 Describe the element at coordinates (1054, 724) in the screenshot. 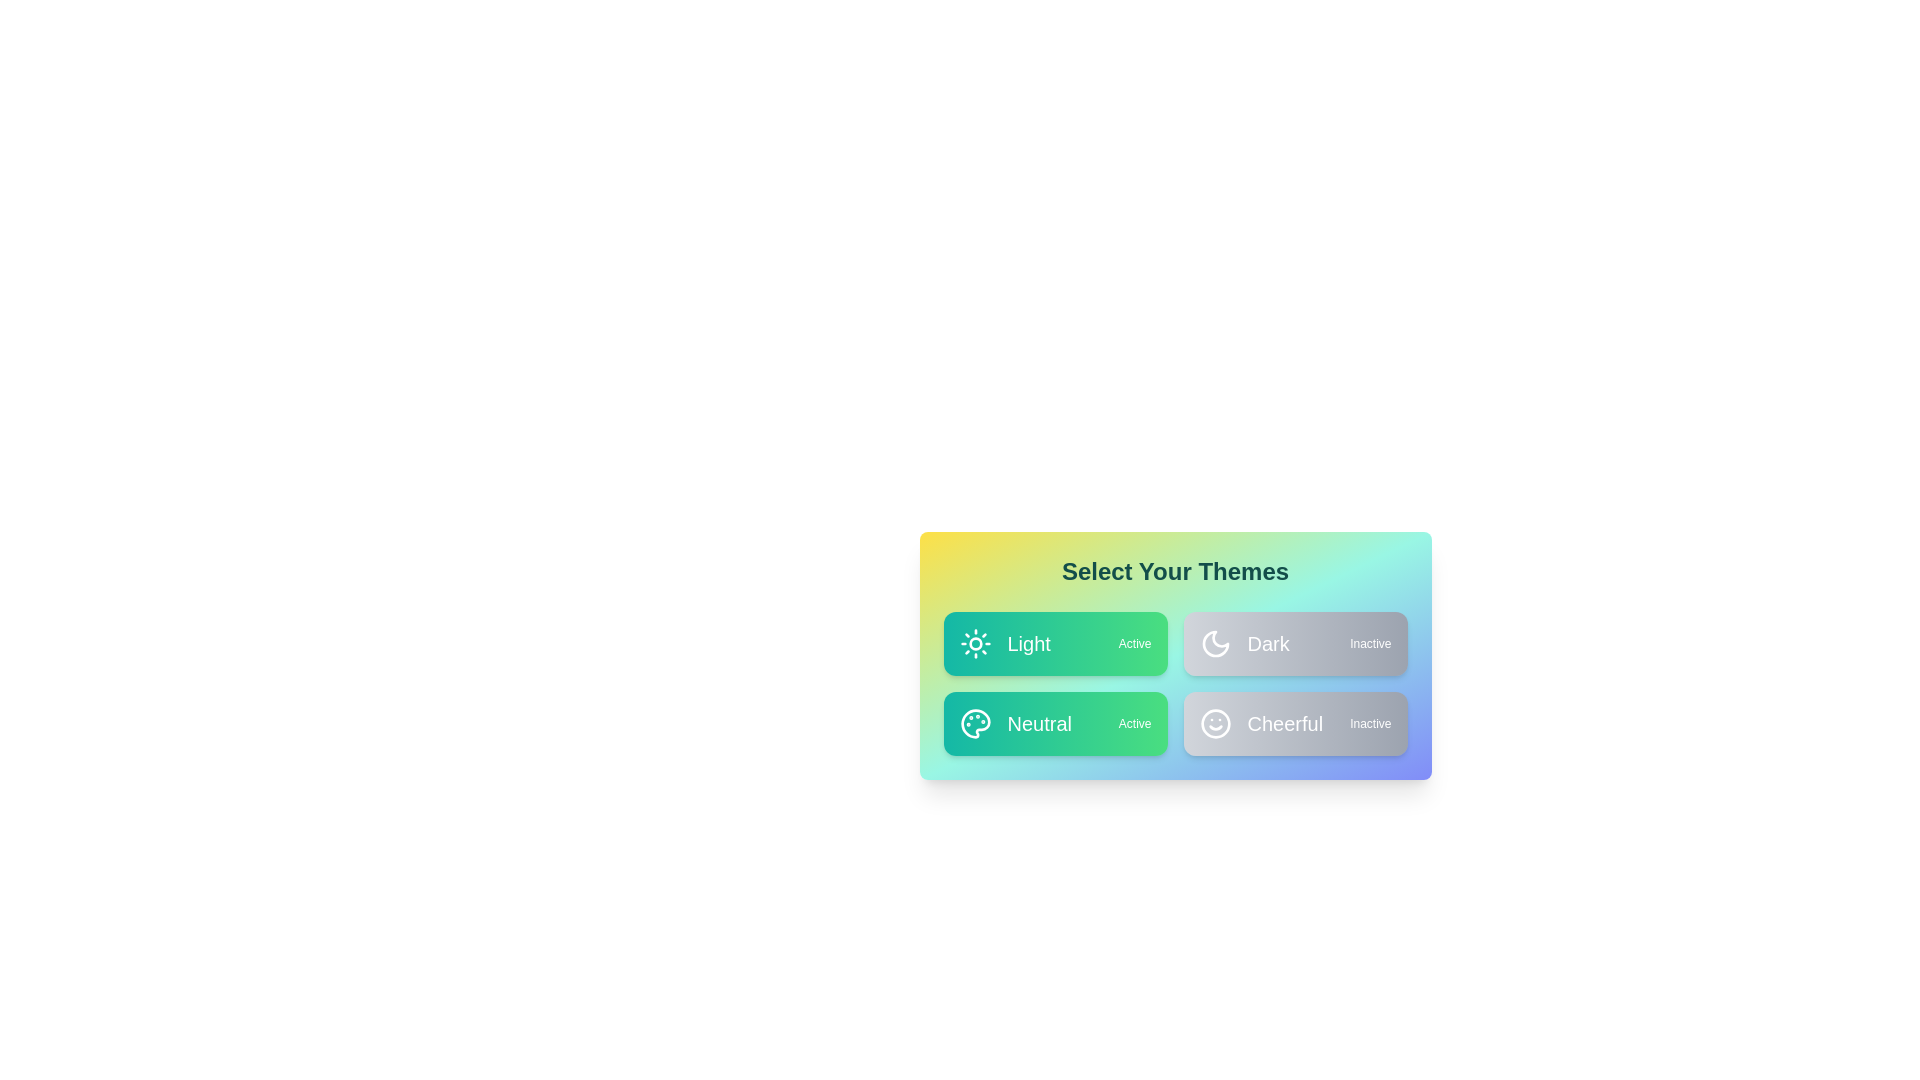

I see `the theme card for Neutral to observe its hover effect` at that location.